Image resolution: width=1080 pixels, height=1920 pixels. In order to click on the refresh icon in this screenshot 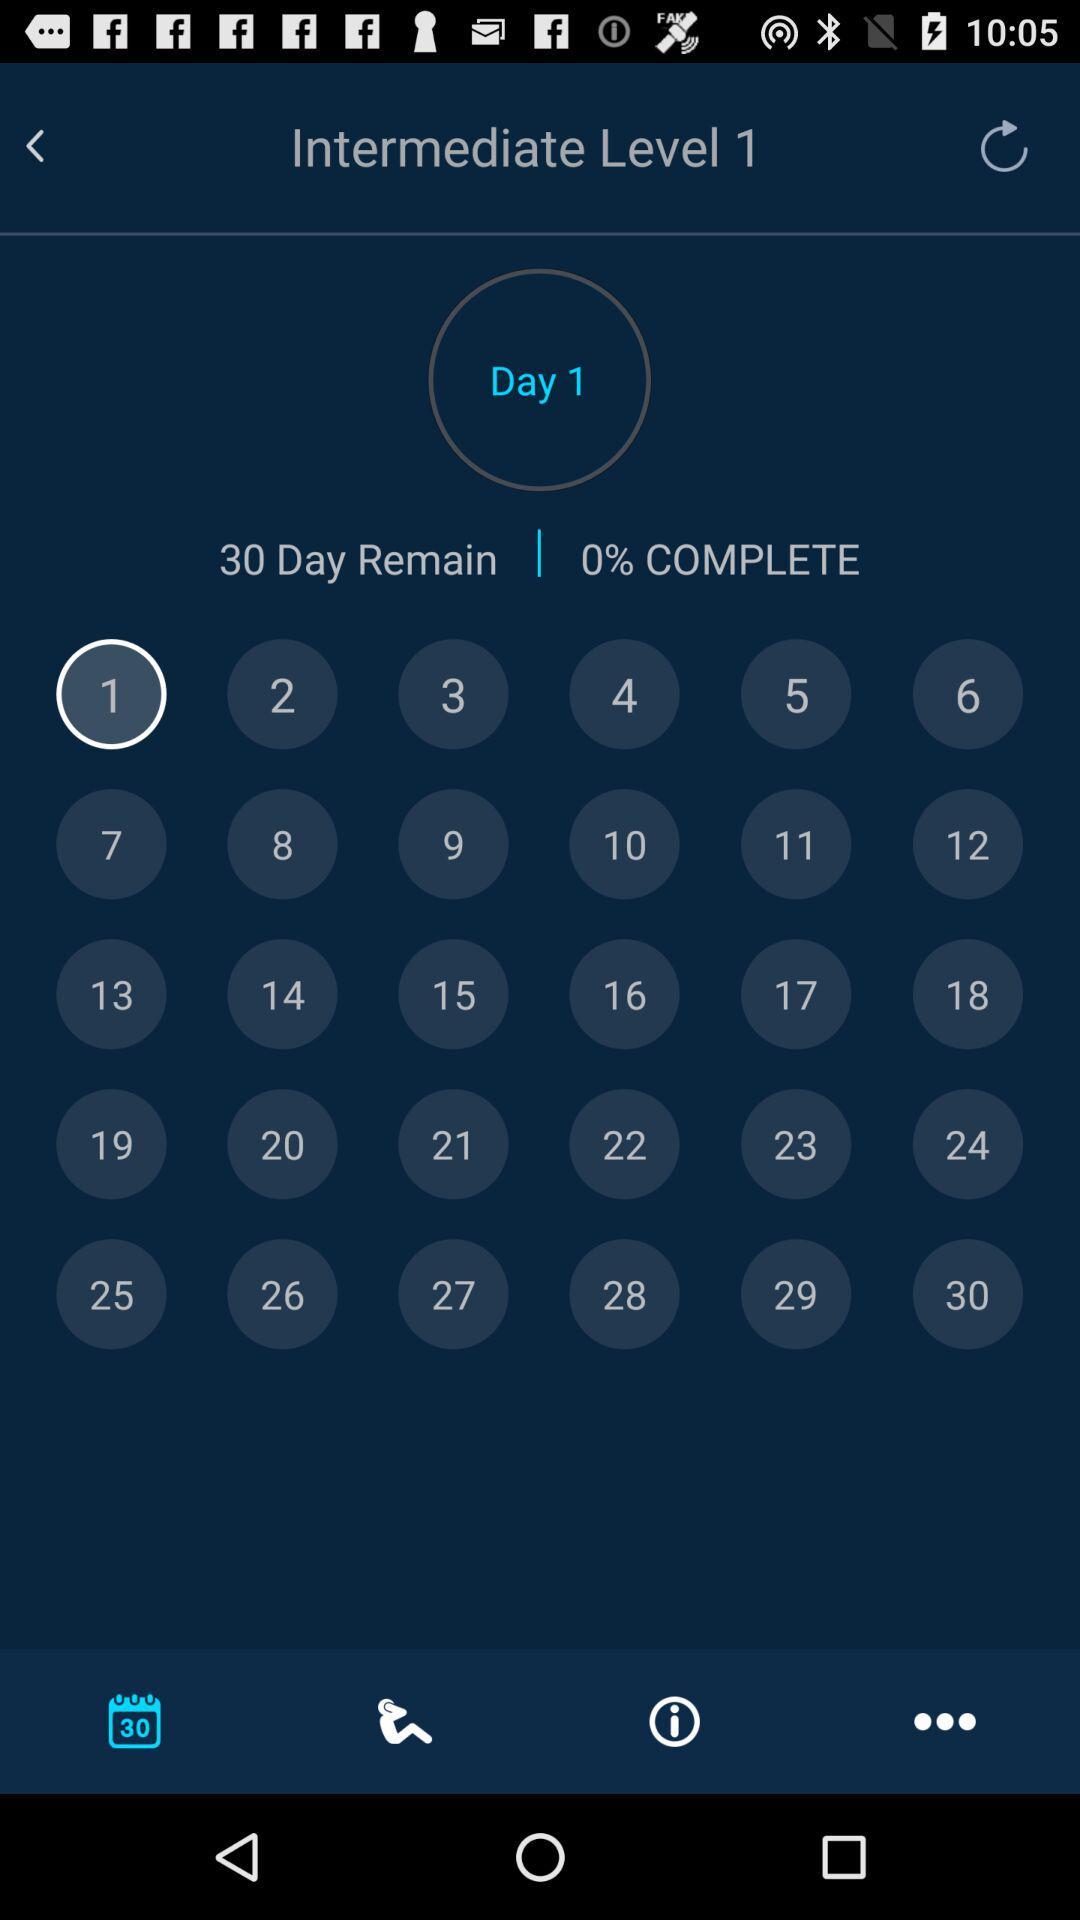, I will do `click(994, 155)`.